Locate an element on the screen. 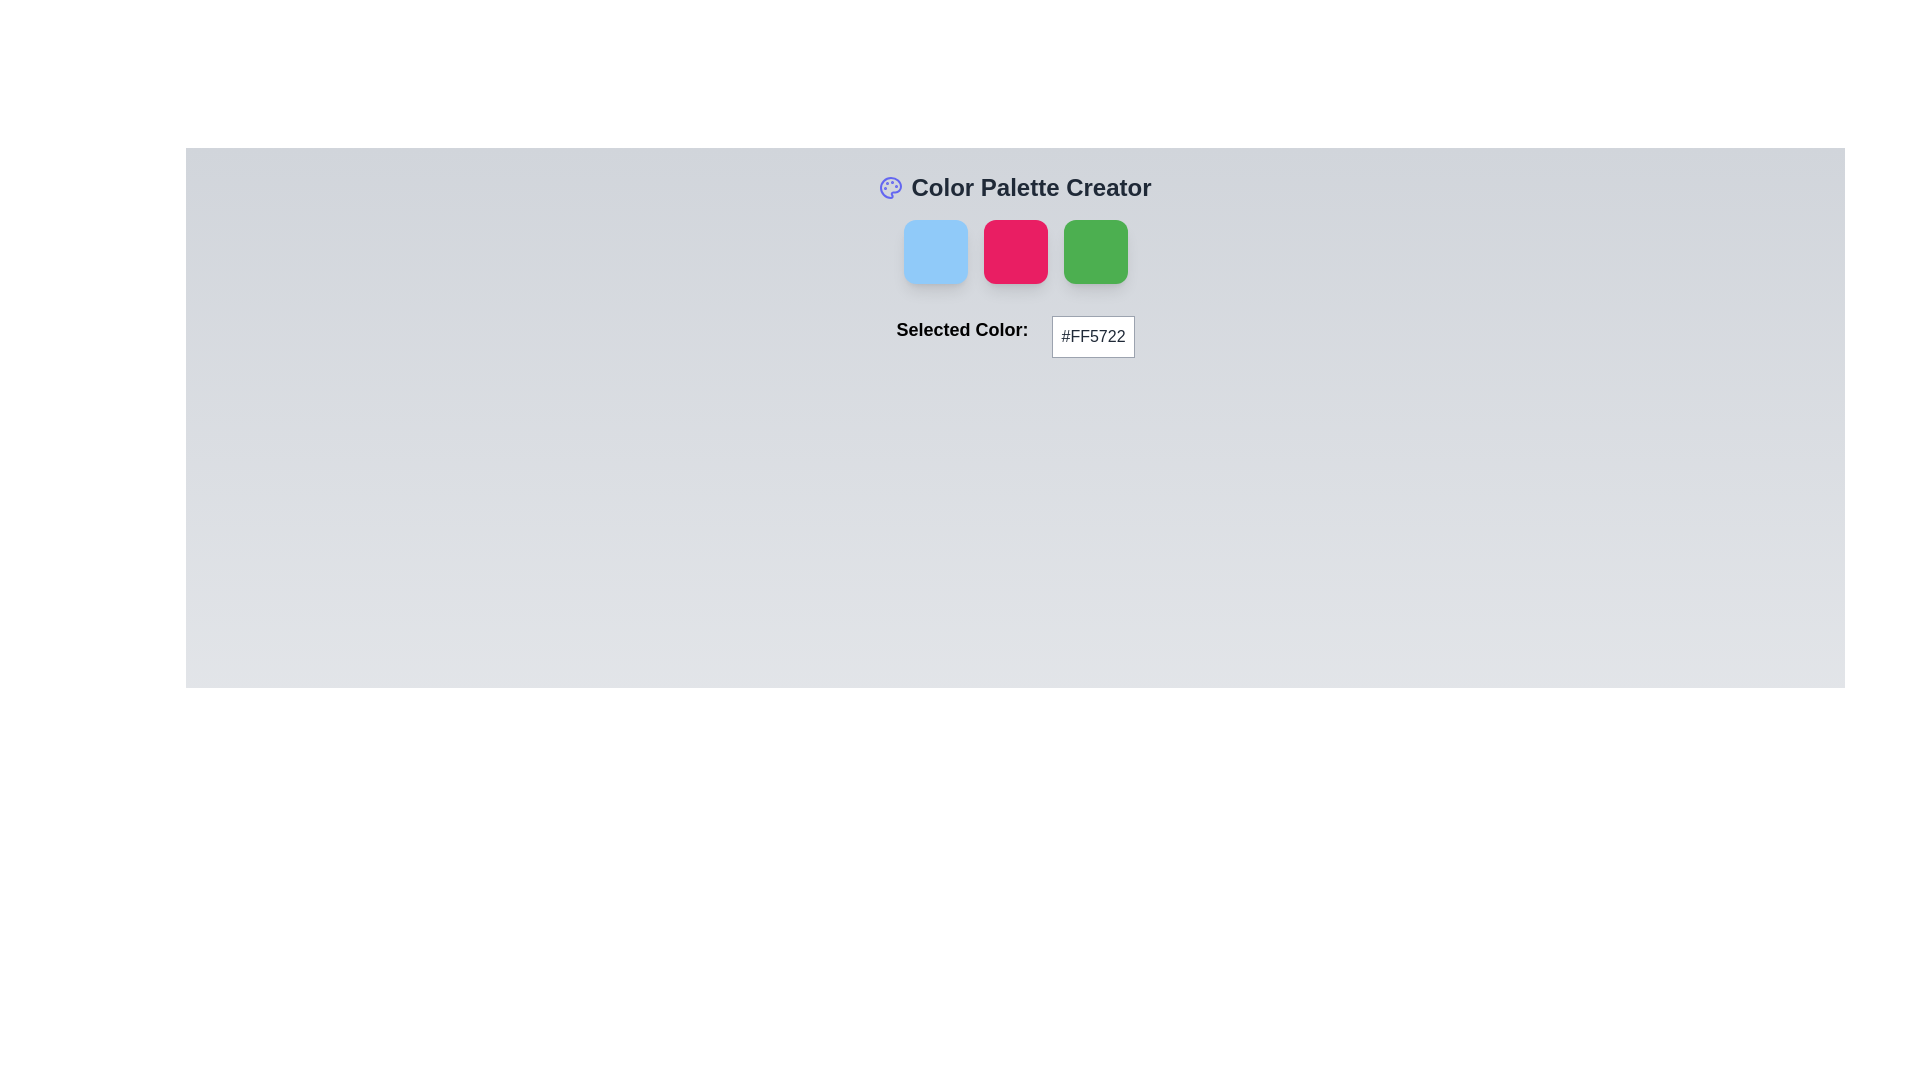  the header title text element located at the top of the application, which is centered horizontally and positioned above a row of colored boxes is located at coordinates (1015, 188).